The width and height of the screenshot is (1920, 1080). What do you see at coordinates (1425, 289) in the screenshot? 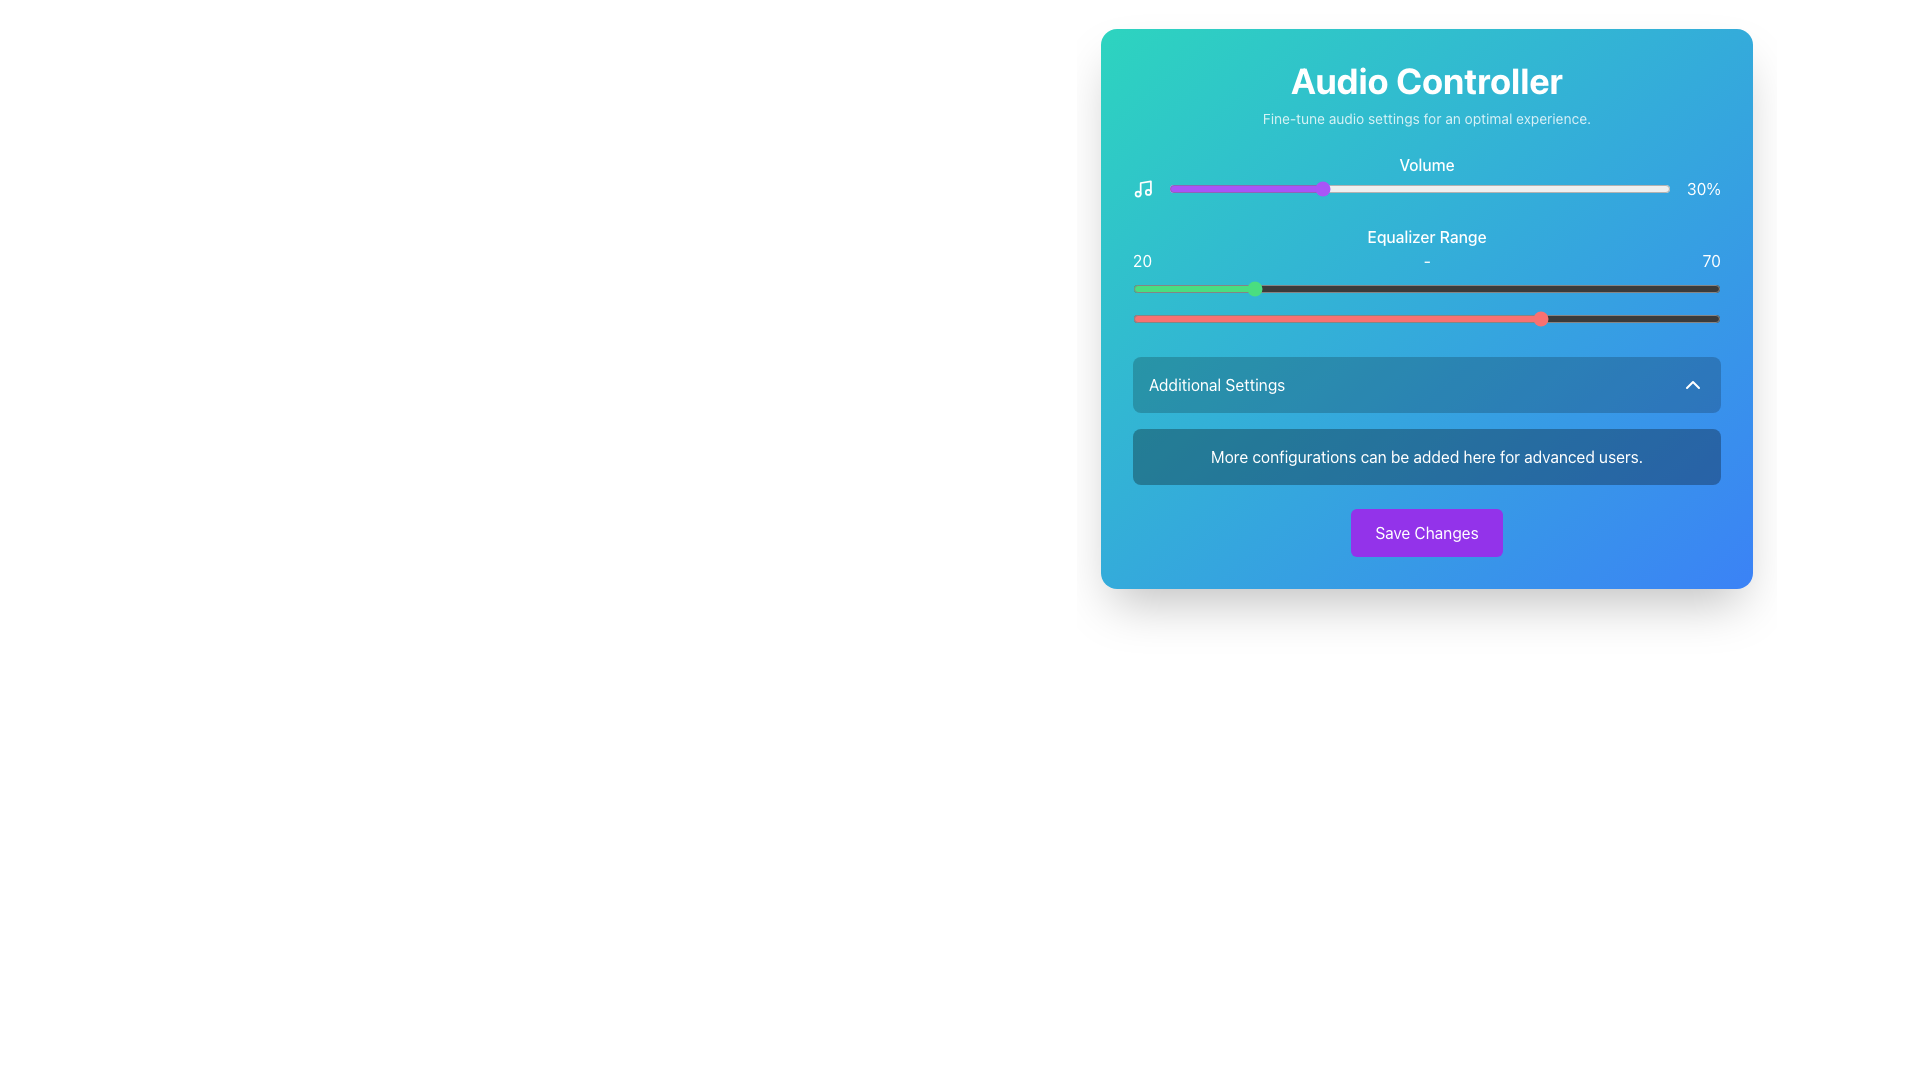
I see `the green accent Range slider control located below the label 'Equalizer Range 20-70' to set the value` at bounding box center [1425, 289].